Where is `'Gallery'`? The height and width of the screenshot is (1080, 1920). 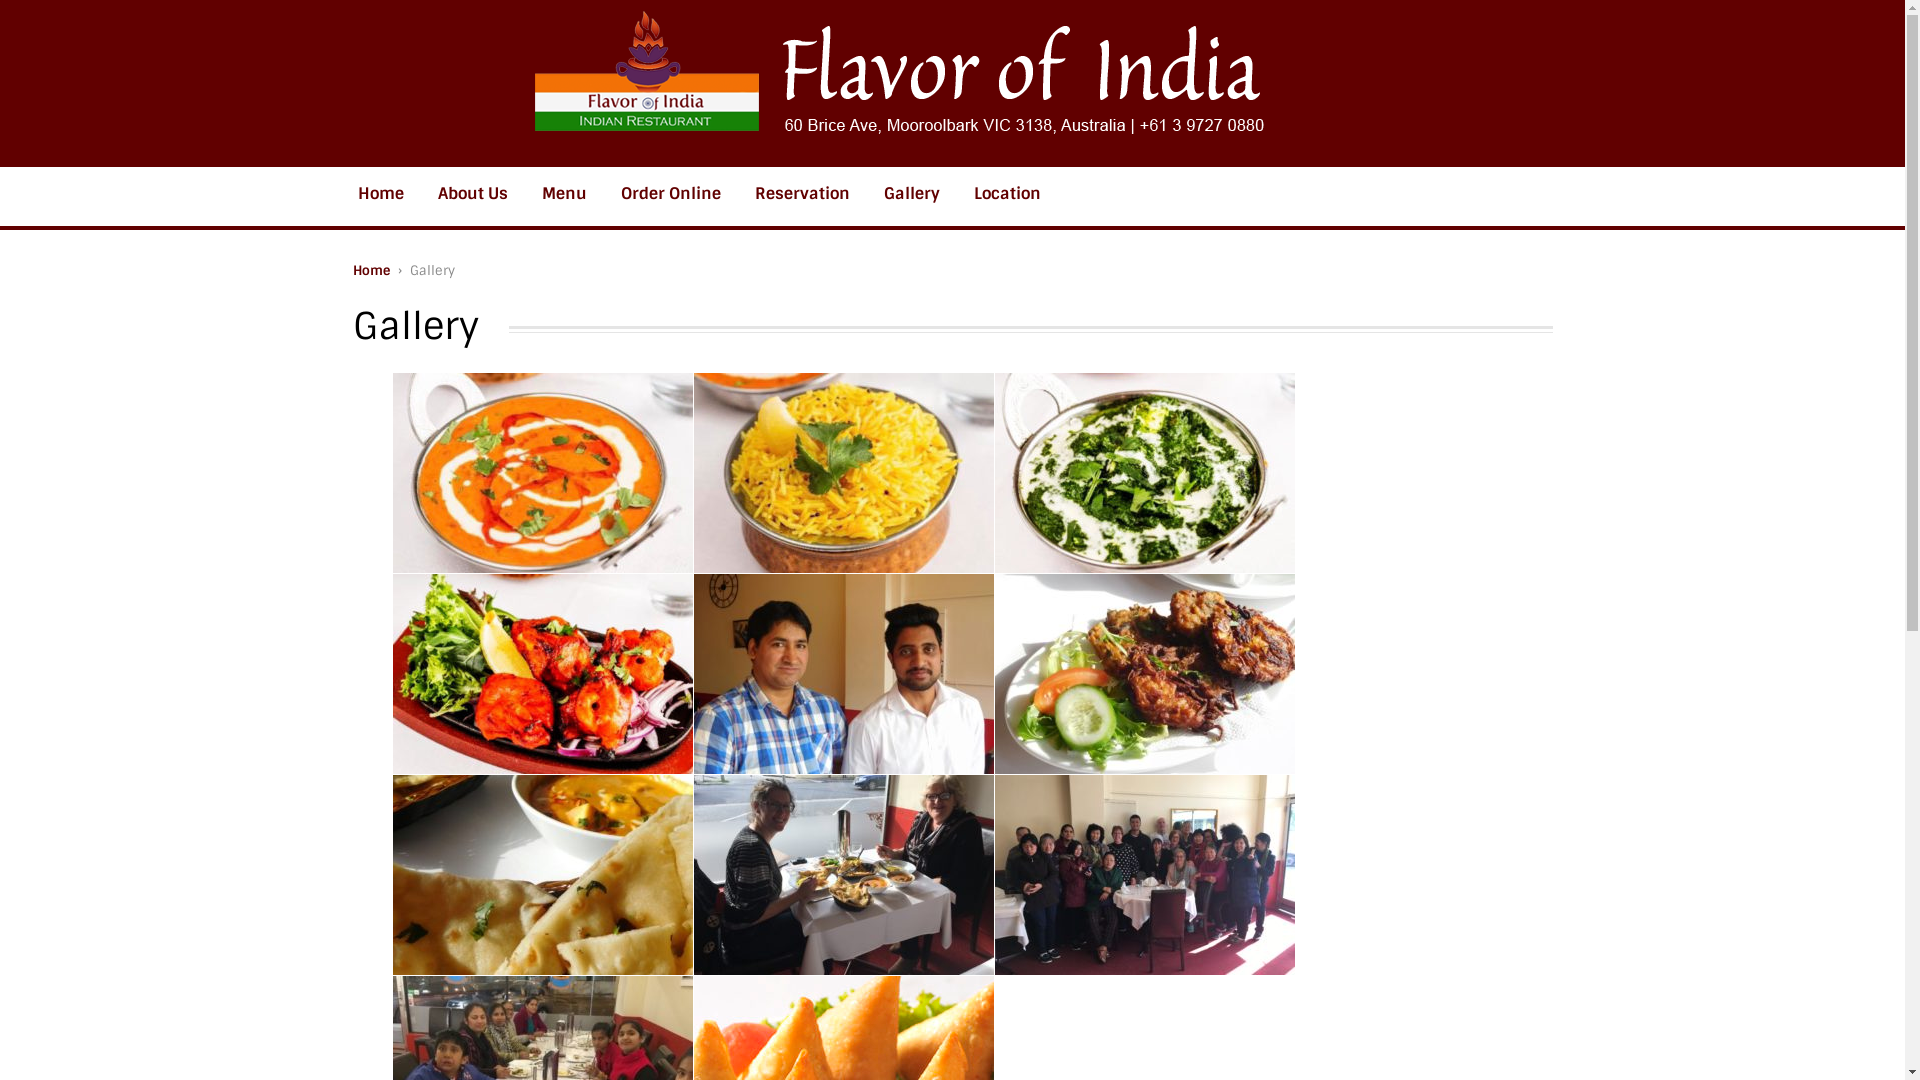 'Gallery' is located at coordinates (911, 193).